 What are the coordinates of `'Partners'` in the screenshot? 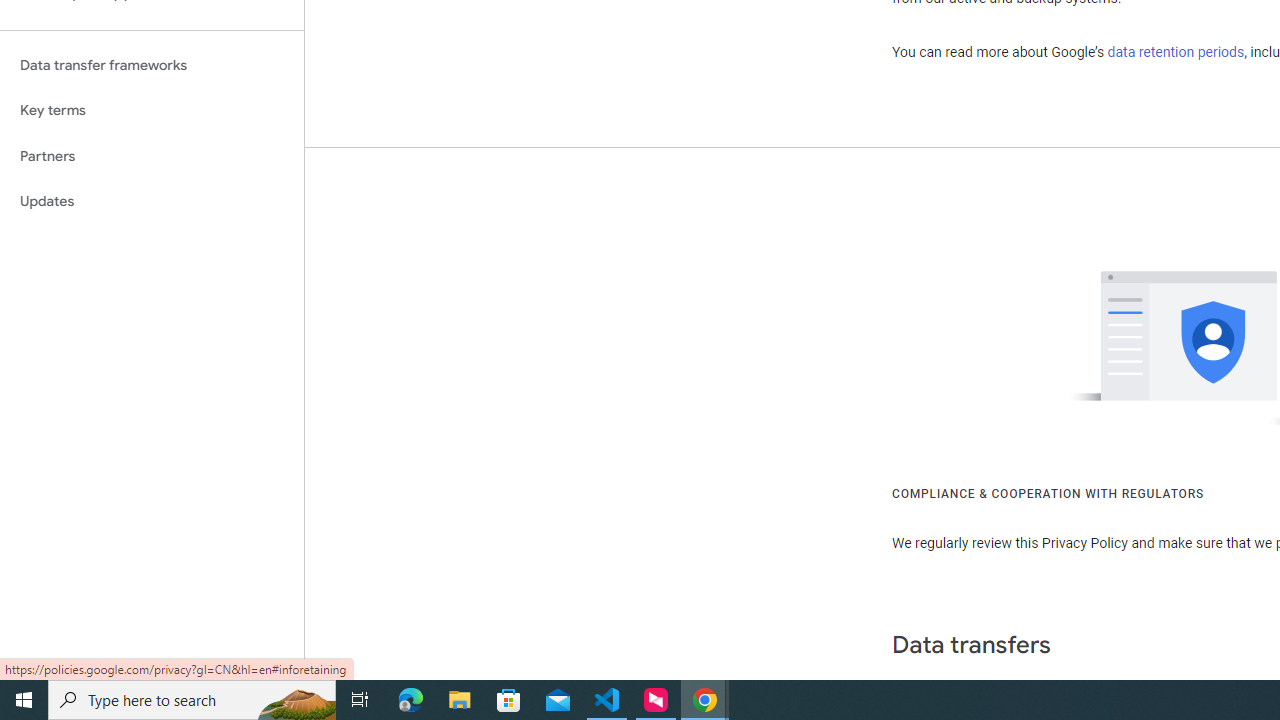 It's located at (151, 155).